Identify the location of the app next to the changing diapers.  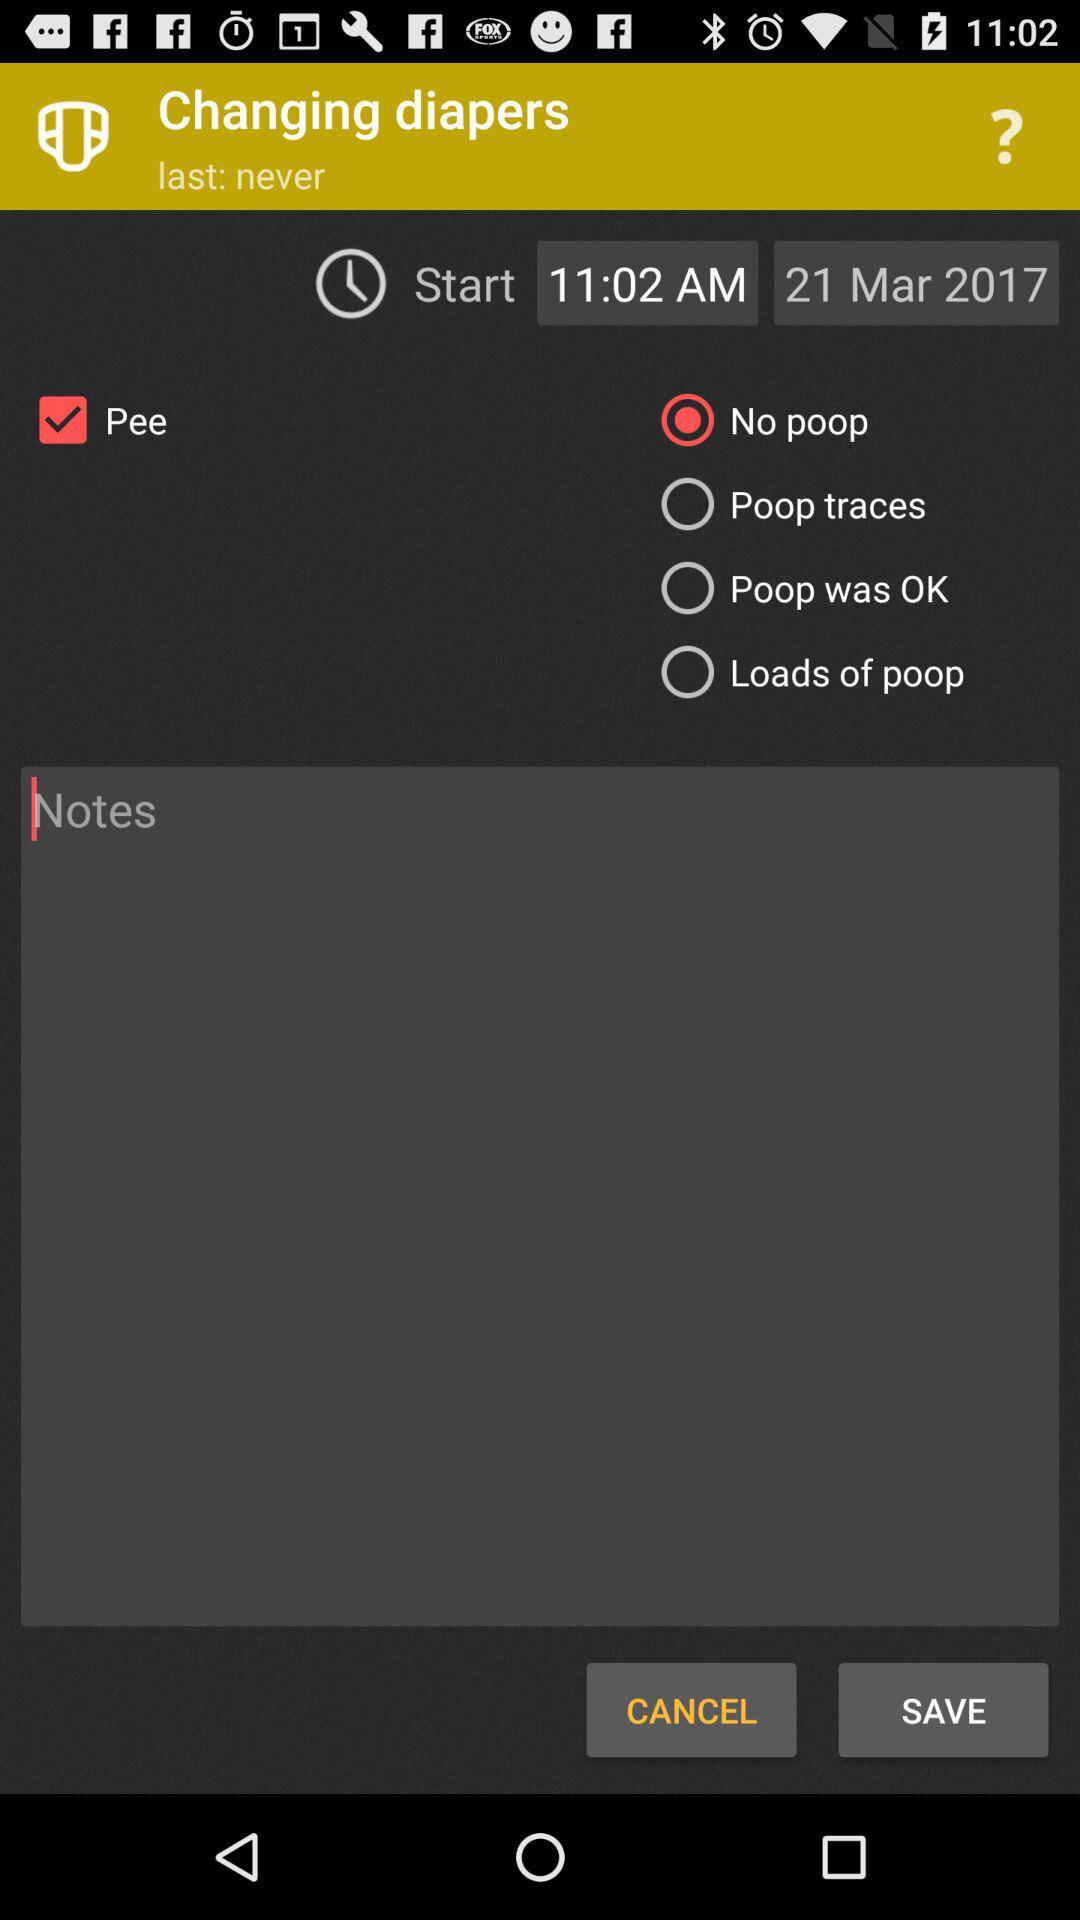
(1006, 135).